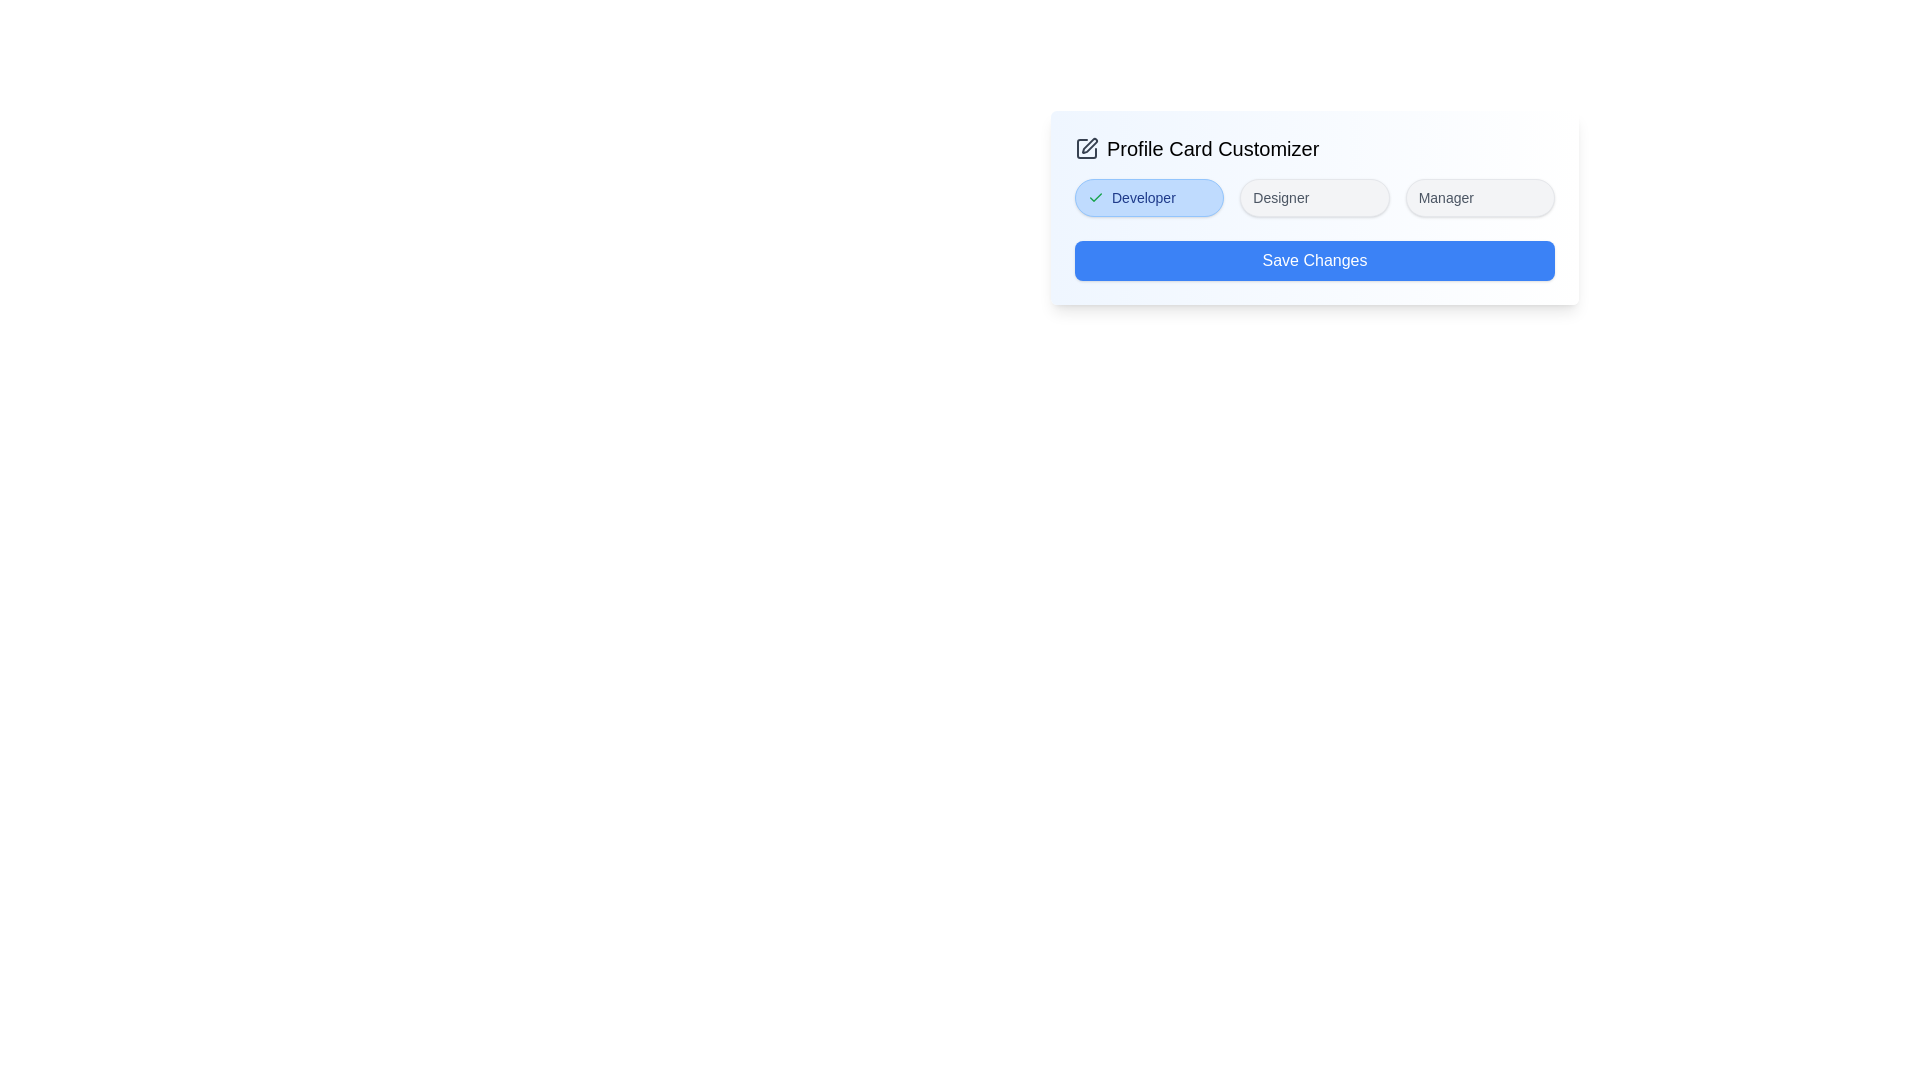  Describe the element at coordinates (1480, 197) in the screenshot. I see `the Manager tag to toggle its selection` at that location.